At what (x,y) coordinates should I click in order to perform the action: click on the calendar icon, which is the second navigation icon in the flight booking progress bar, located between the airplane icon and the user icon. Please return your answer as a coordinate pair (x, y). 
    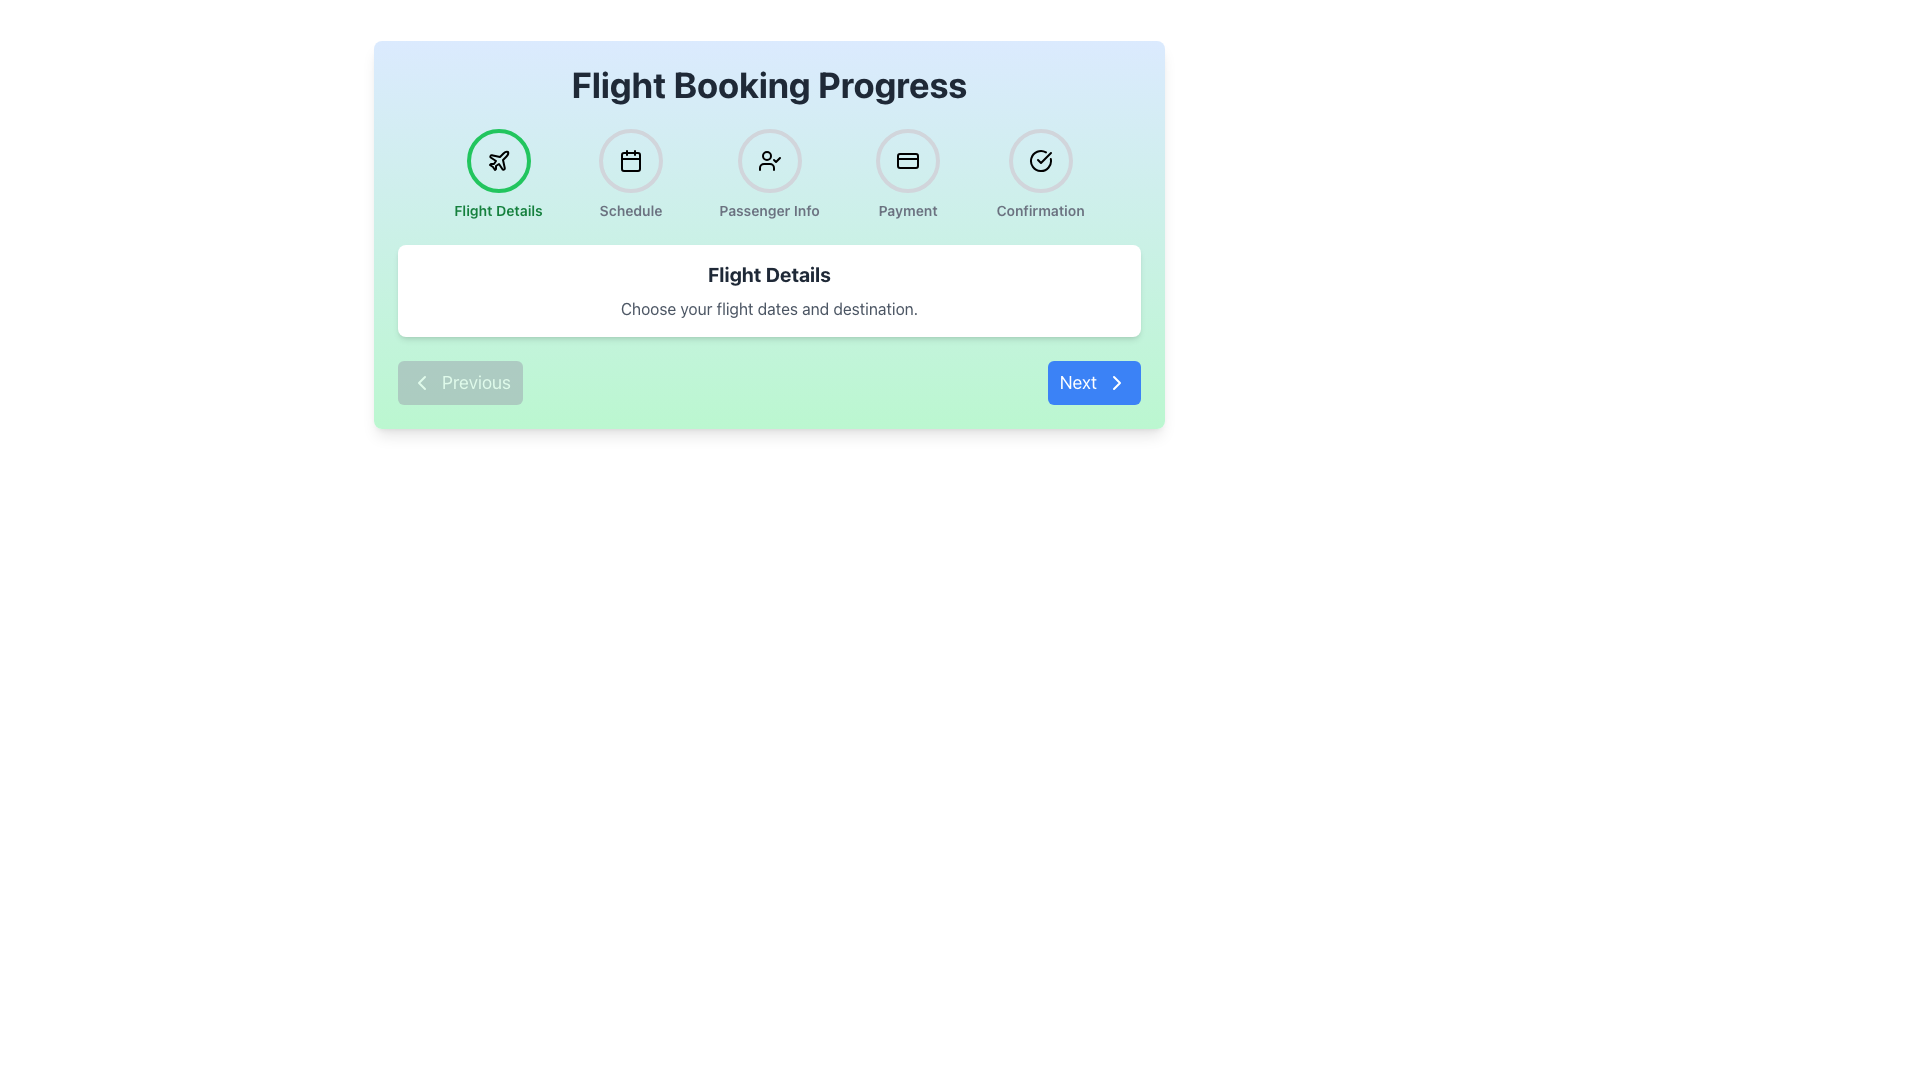
    Looking at the image, I should click on (630, 160).